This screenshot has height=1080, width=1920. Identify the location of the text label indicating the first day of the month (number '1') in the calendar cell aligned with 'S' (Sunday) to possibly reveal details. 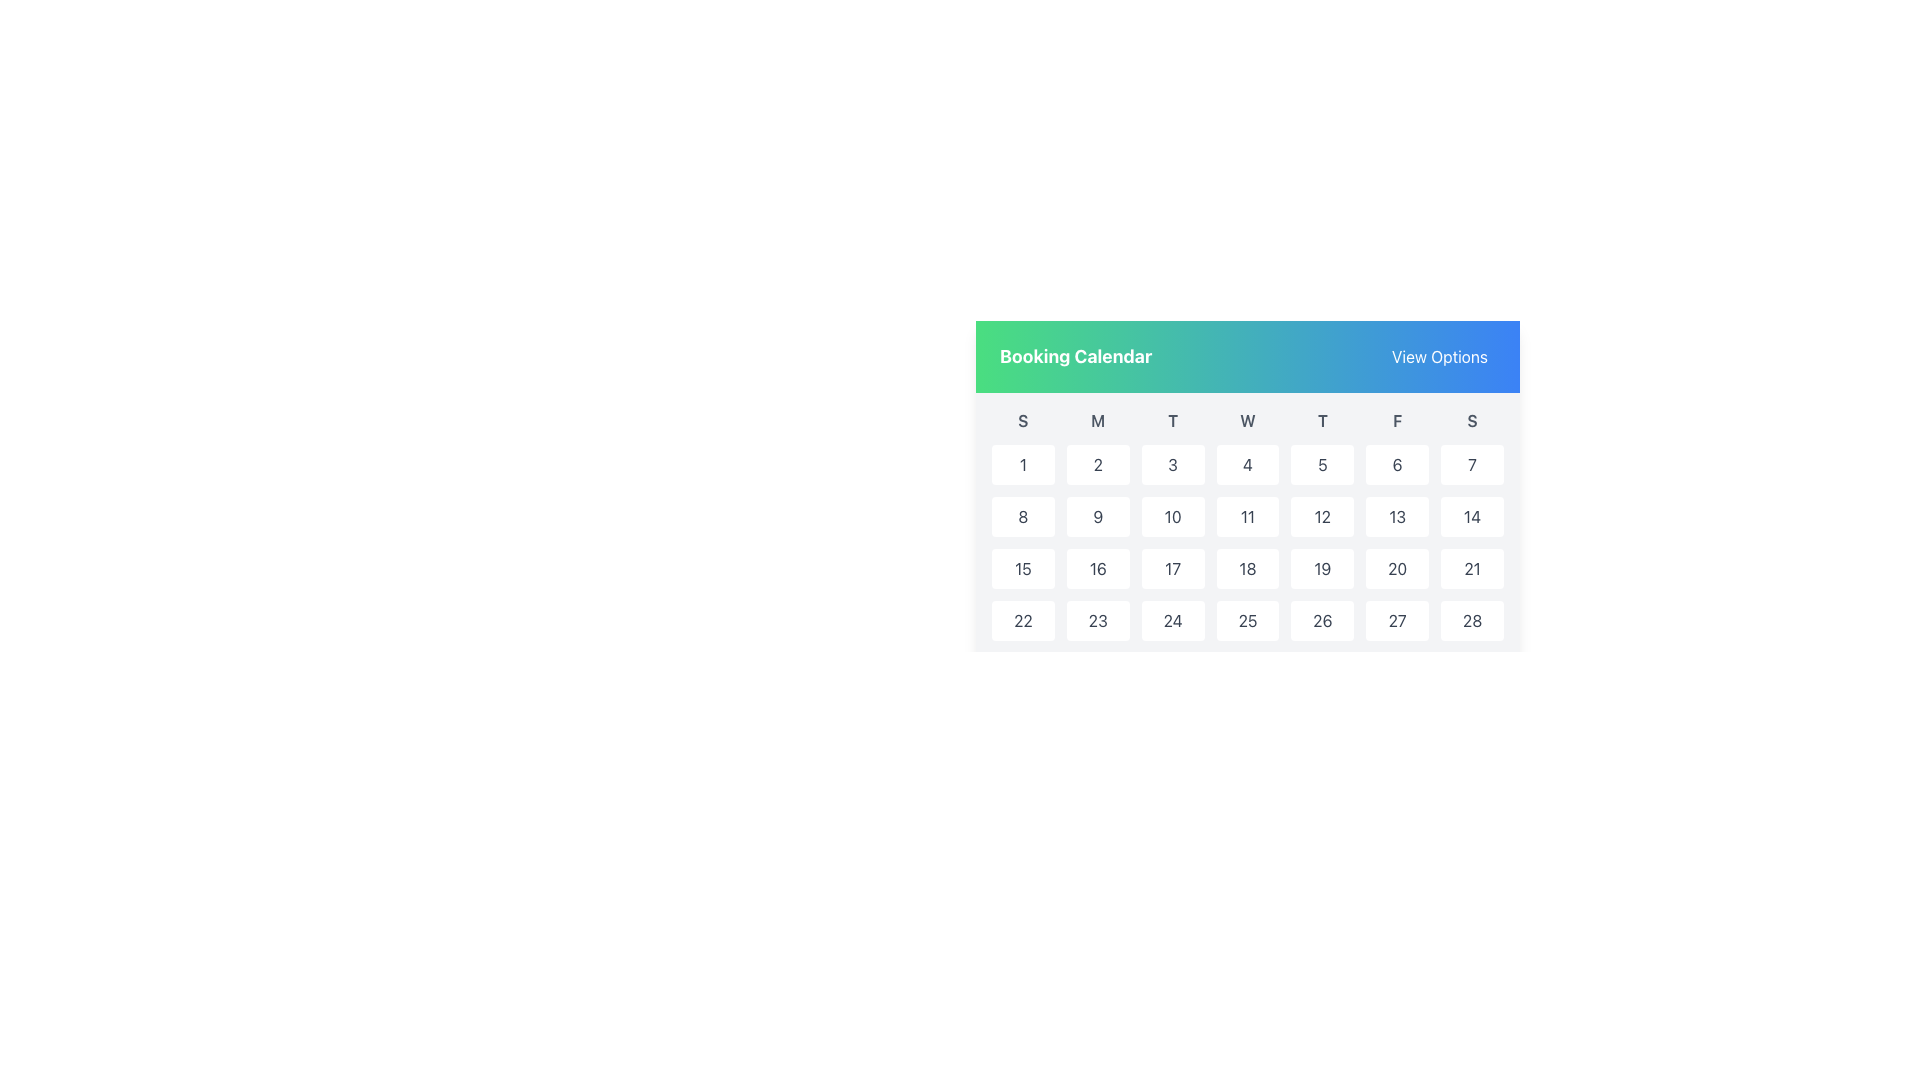
(1023, 465).